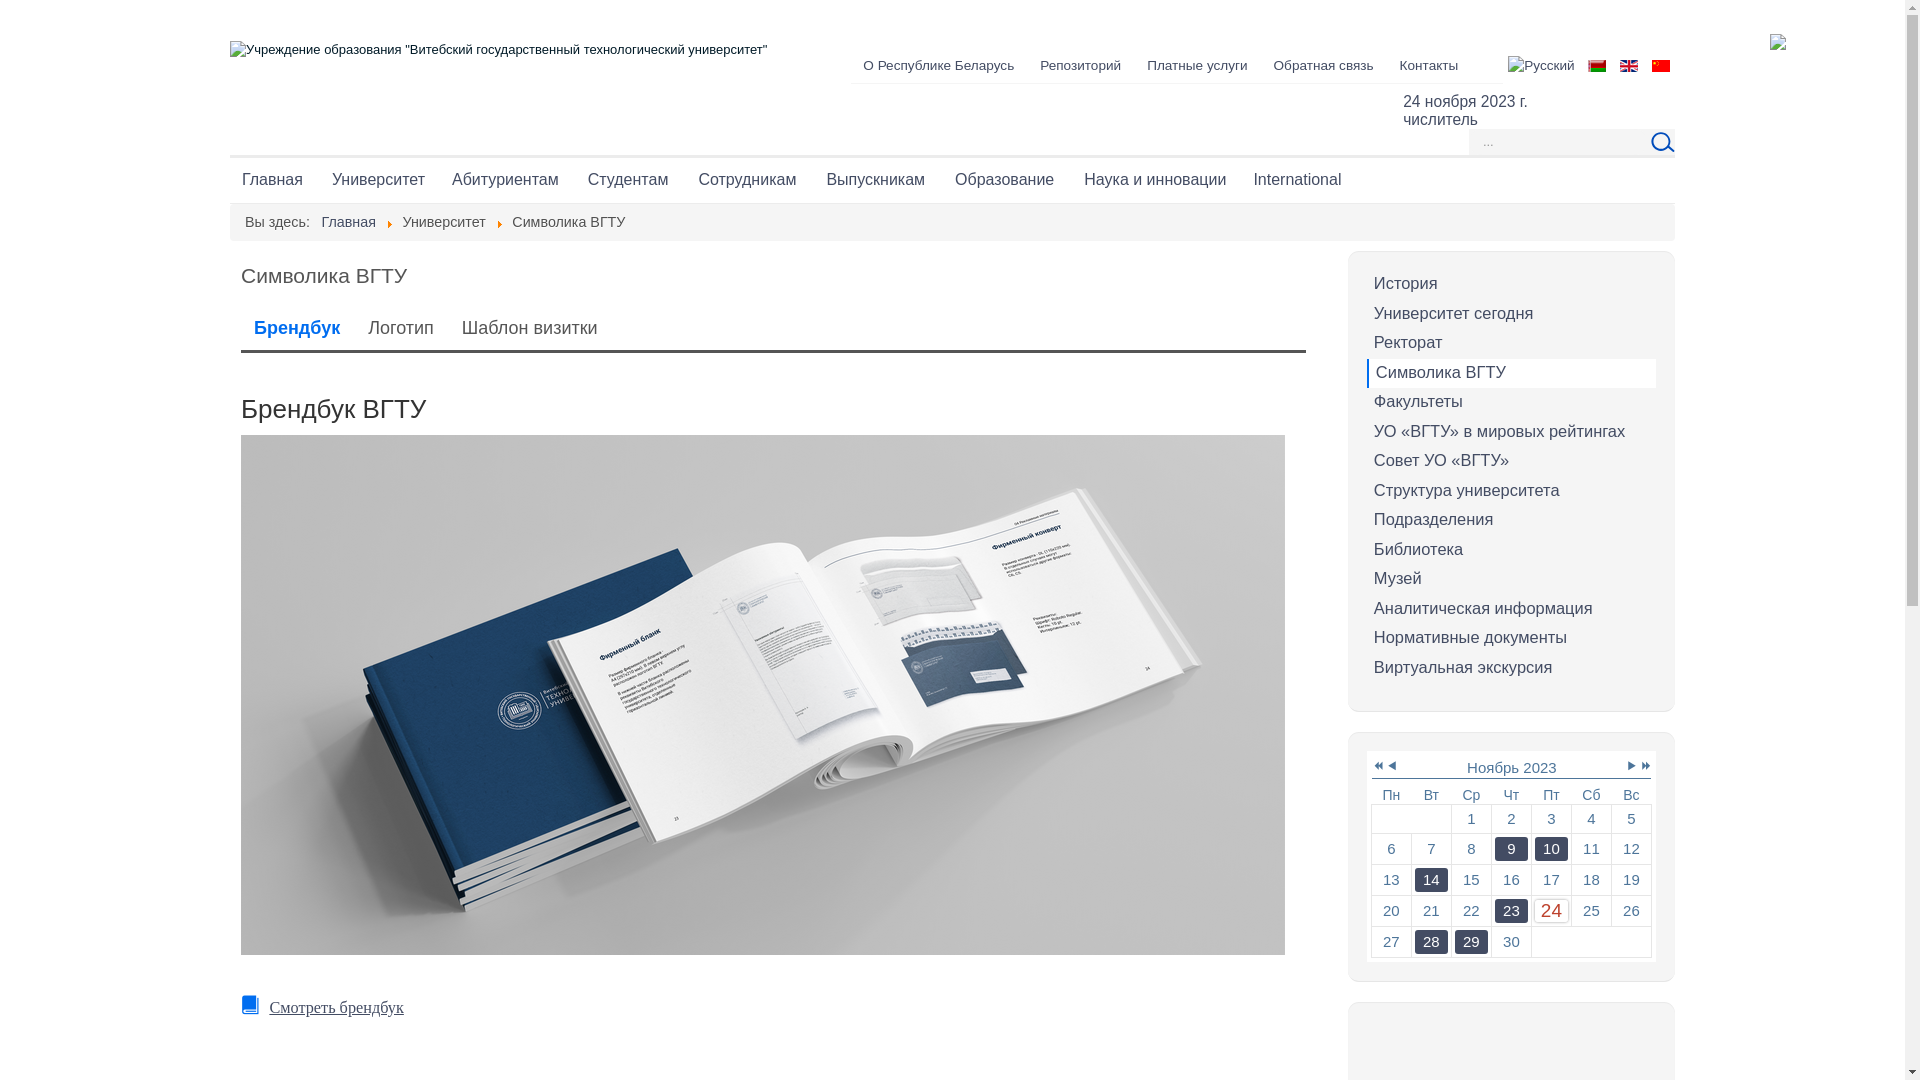 The height and width of the screenshot is (1080, 1920). Describe the element at coordinates (1455, 941) in the screenshot. I see `'29'` at that location.